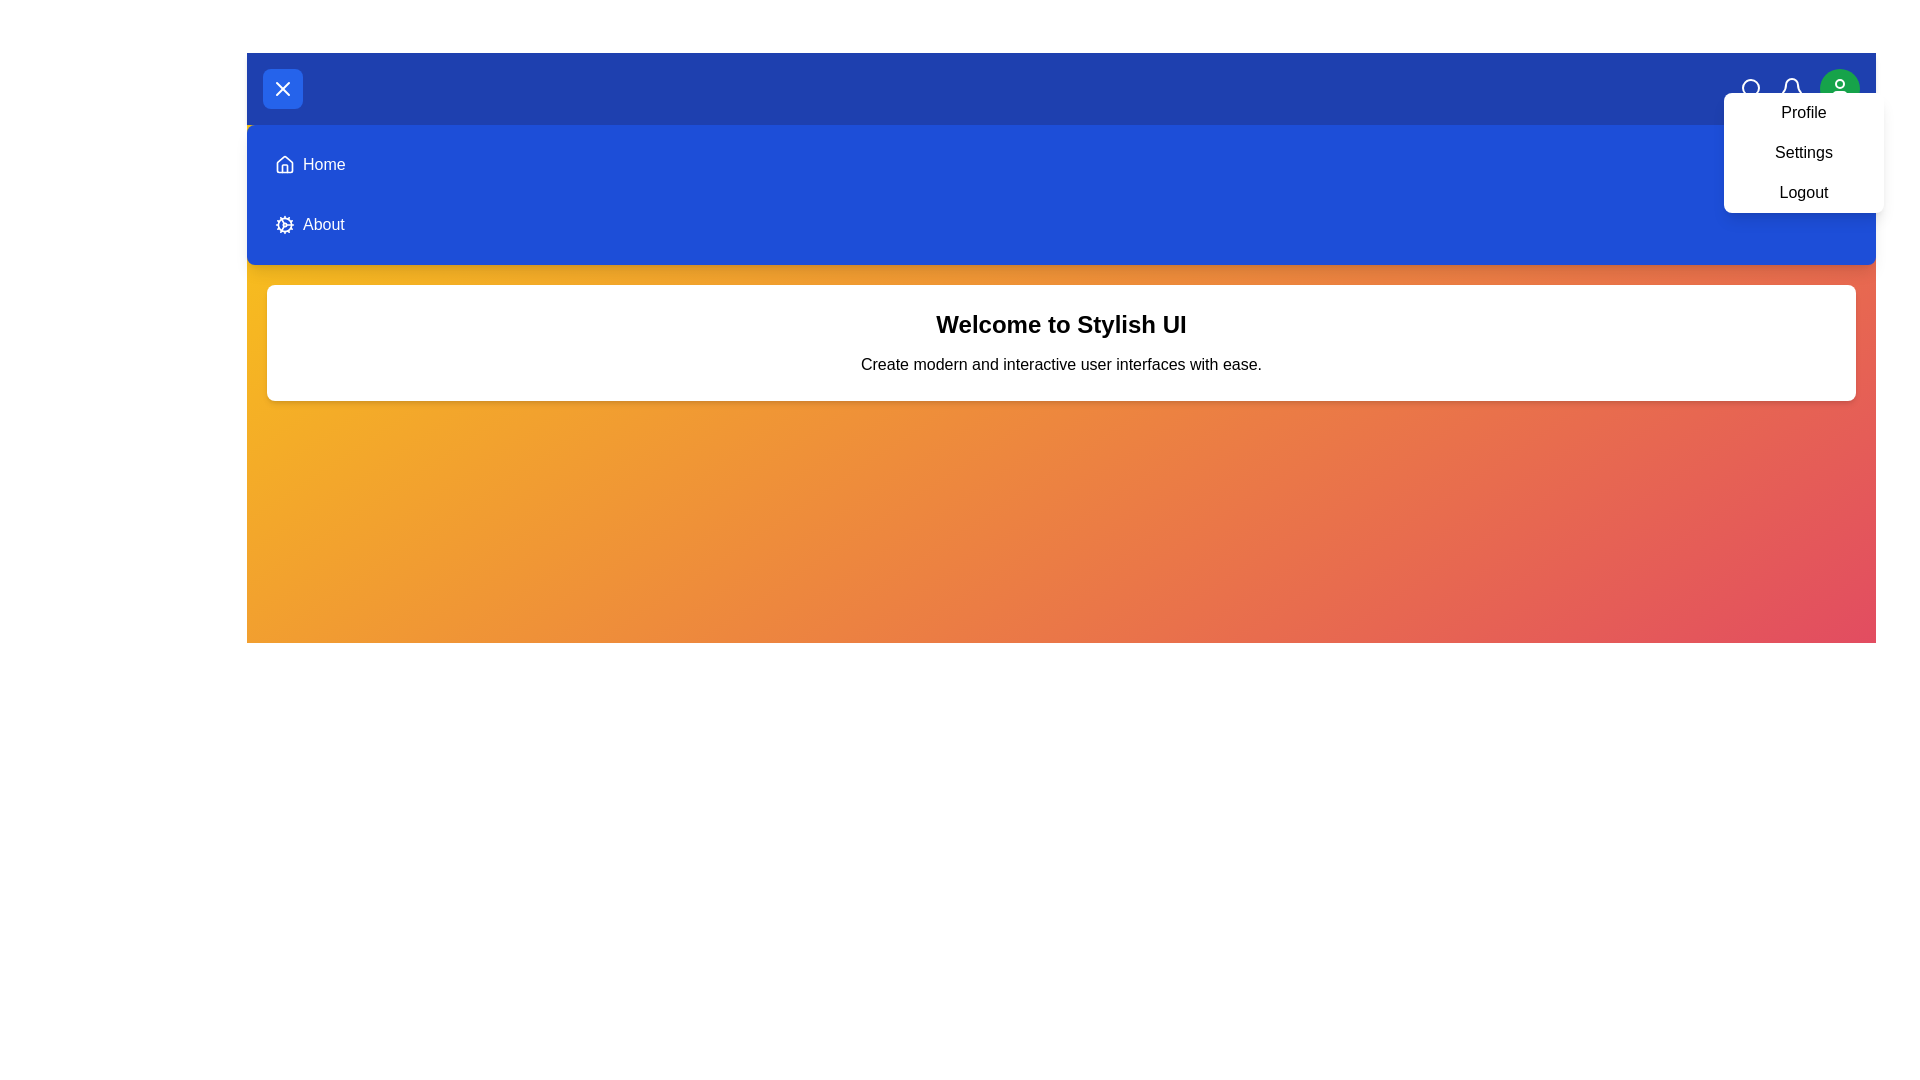  I want to click on the menu toggle button to toggle the main menu visibility, so click(282, 87).